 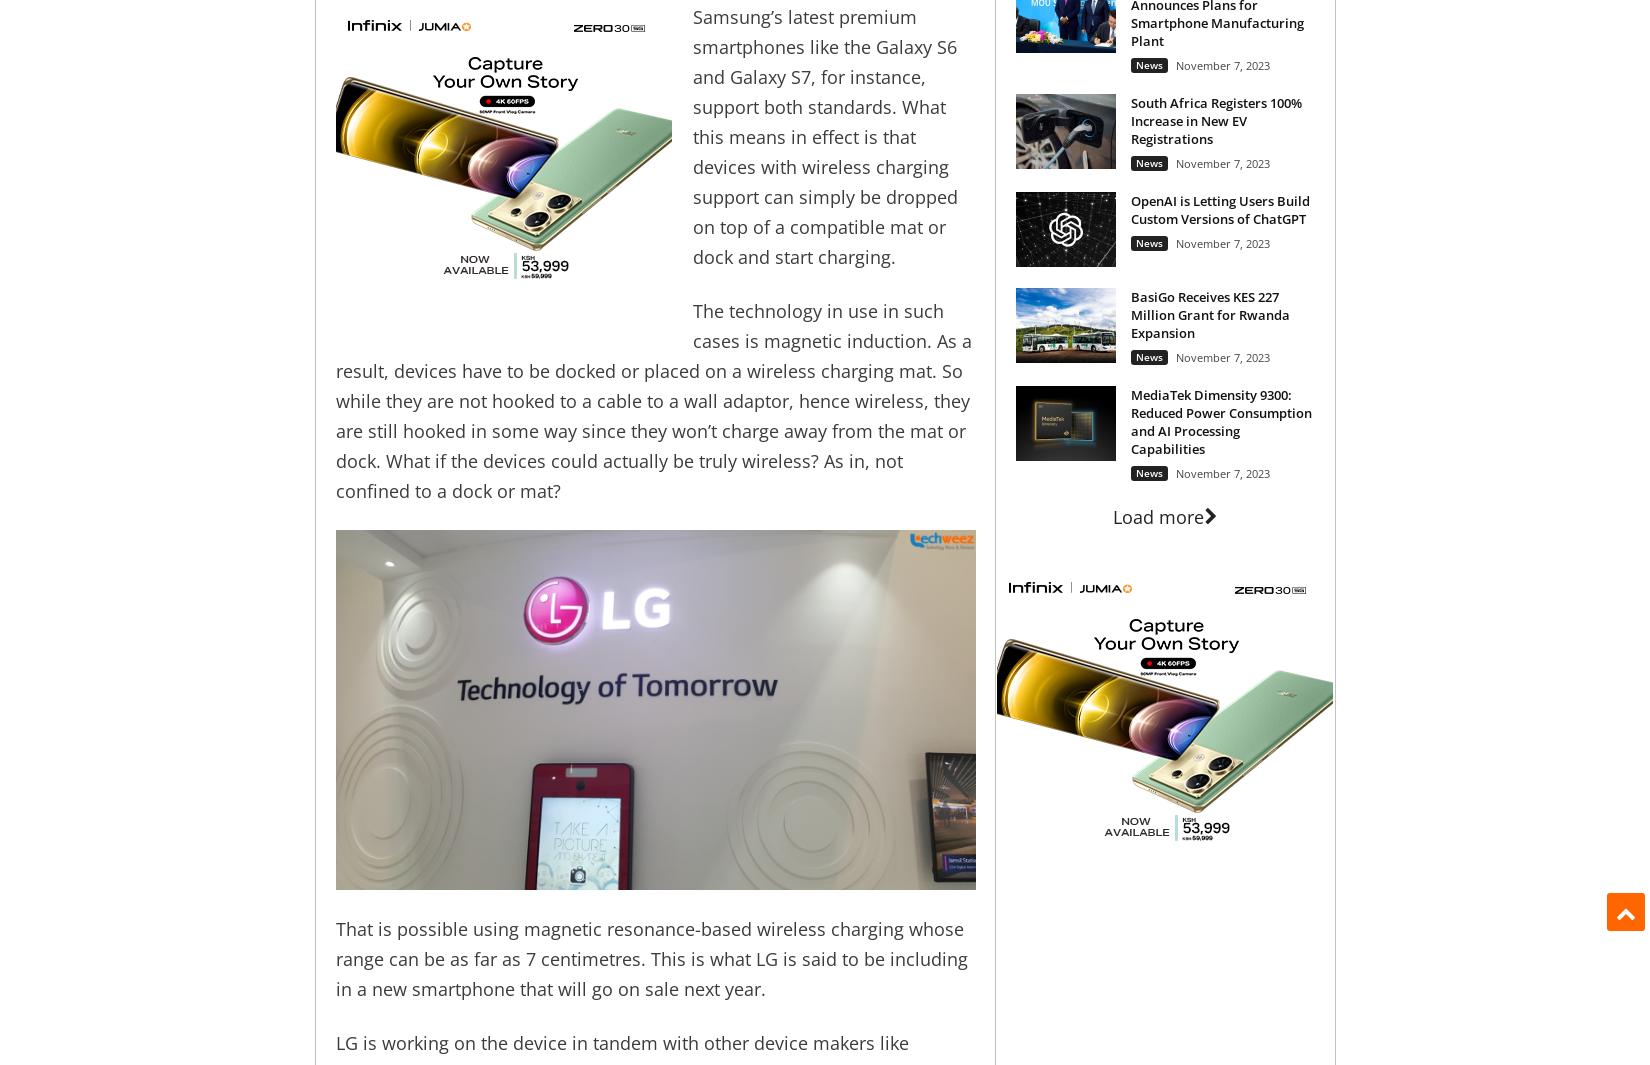 I want to click on 'South Africa Registers 100% Increase in New EV Registrations', so click(x=1129, y=119).